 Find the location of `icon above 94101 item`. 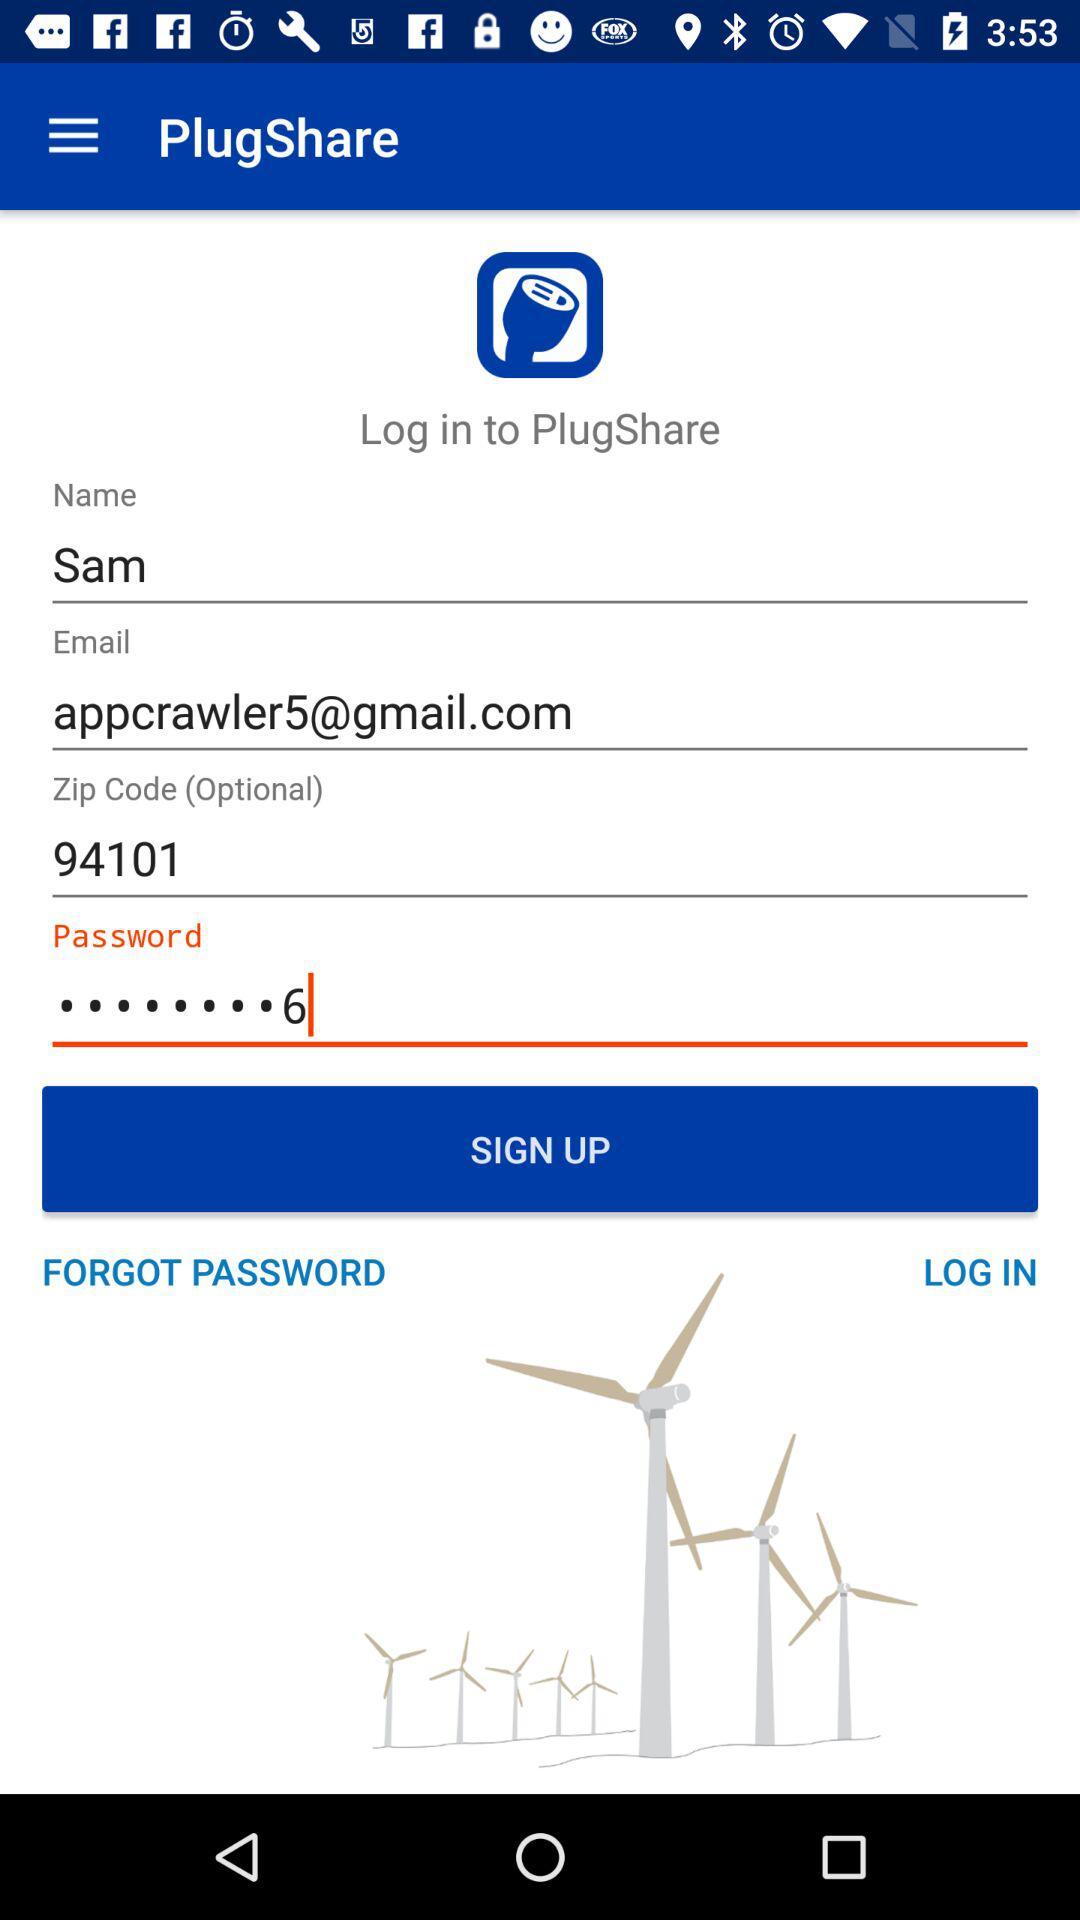

icon above 94101 item is located at coordinates (540, 711).